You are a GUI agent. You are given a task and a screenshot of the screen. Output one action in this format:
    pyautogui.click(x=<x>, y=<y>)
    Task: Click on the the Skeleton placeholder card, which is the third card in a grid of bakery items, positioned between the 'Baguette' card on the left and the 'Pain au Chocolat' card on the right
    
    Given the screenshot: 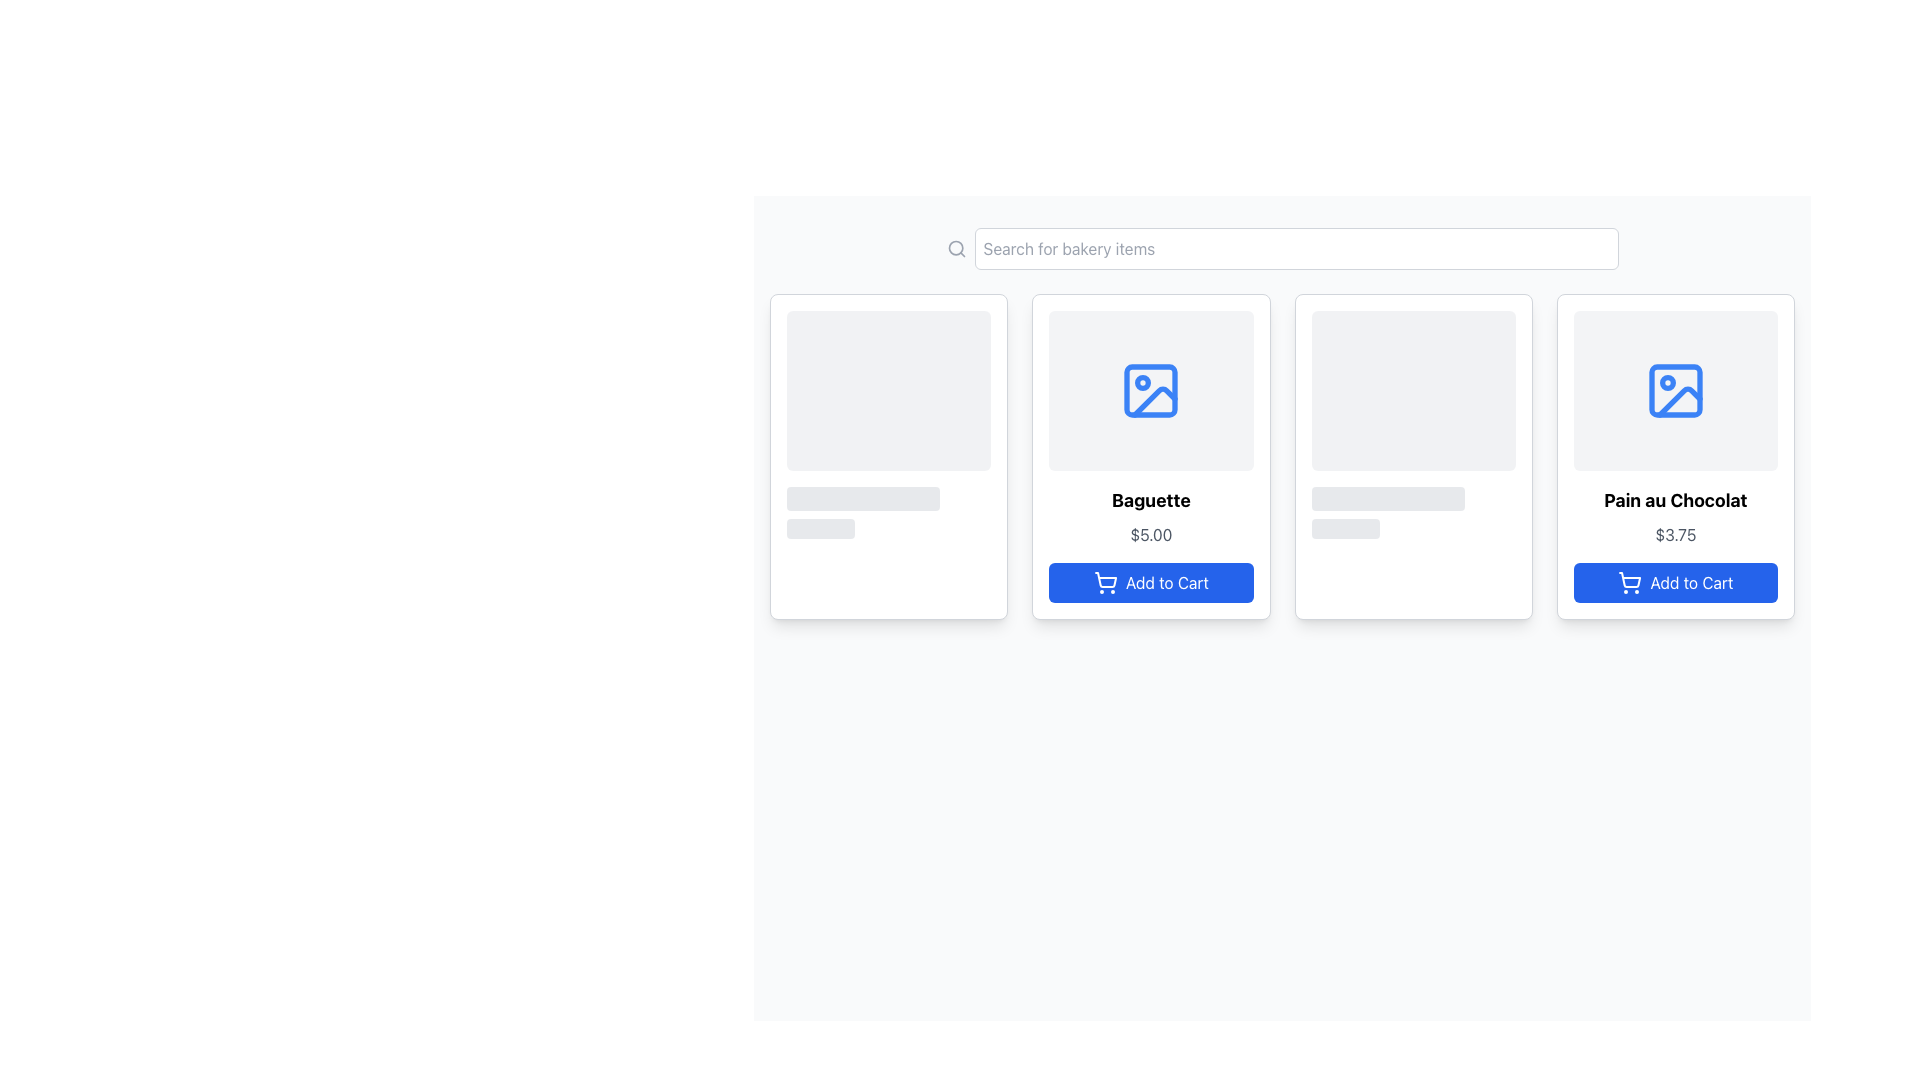 What is the action you would take?
    pyautogui.click(x=1412, y=456)
    